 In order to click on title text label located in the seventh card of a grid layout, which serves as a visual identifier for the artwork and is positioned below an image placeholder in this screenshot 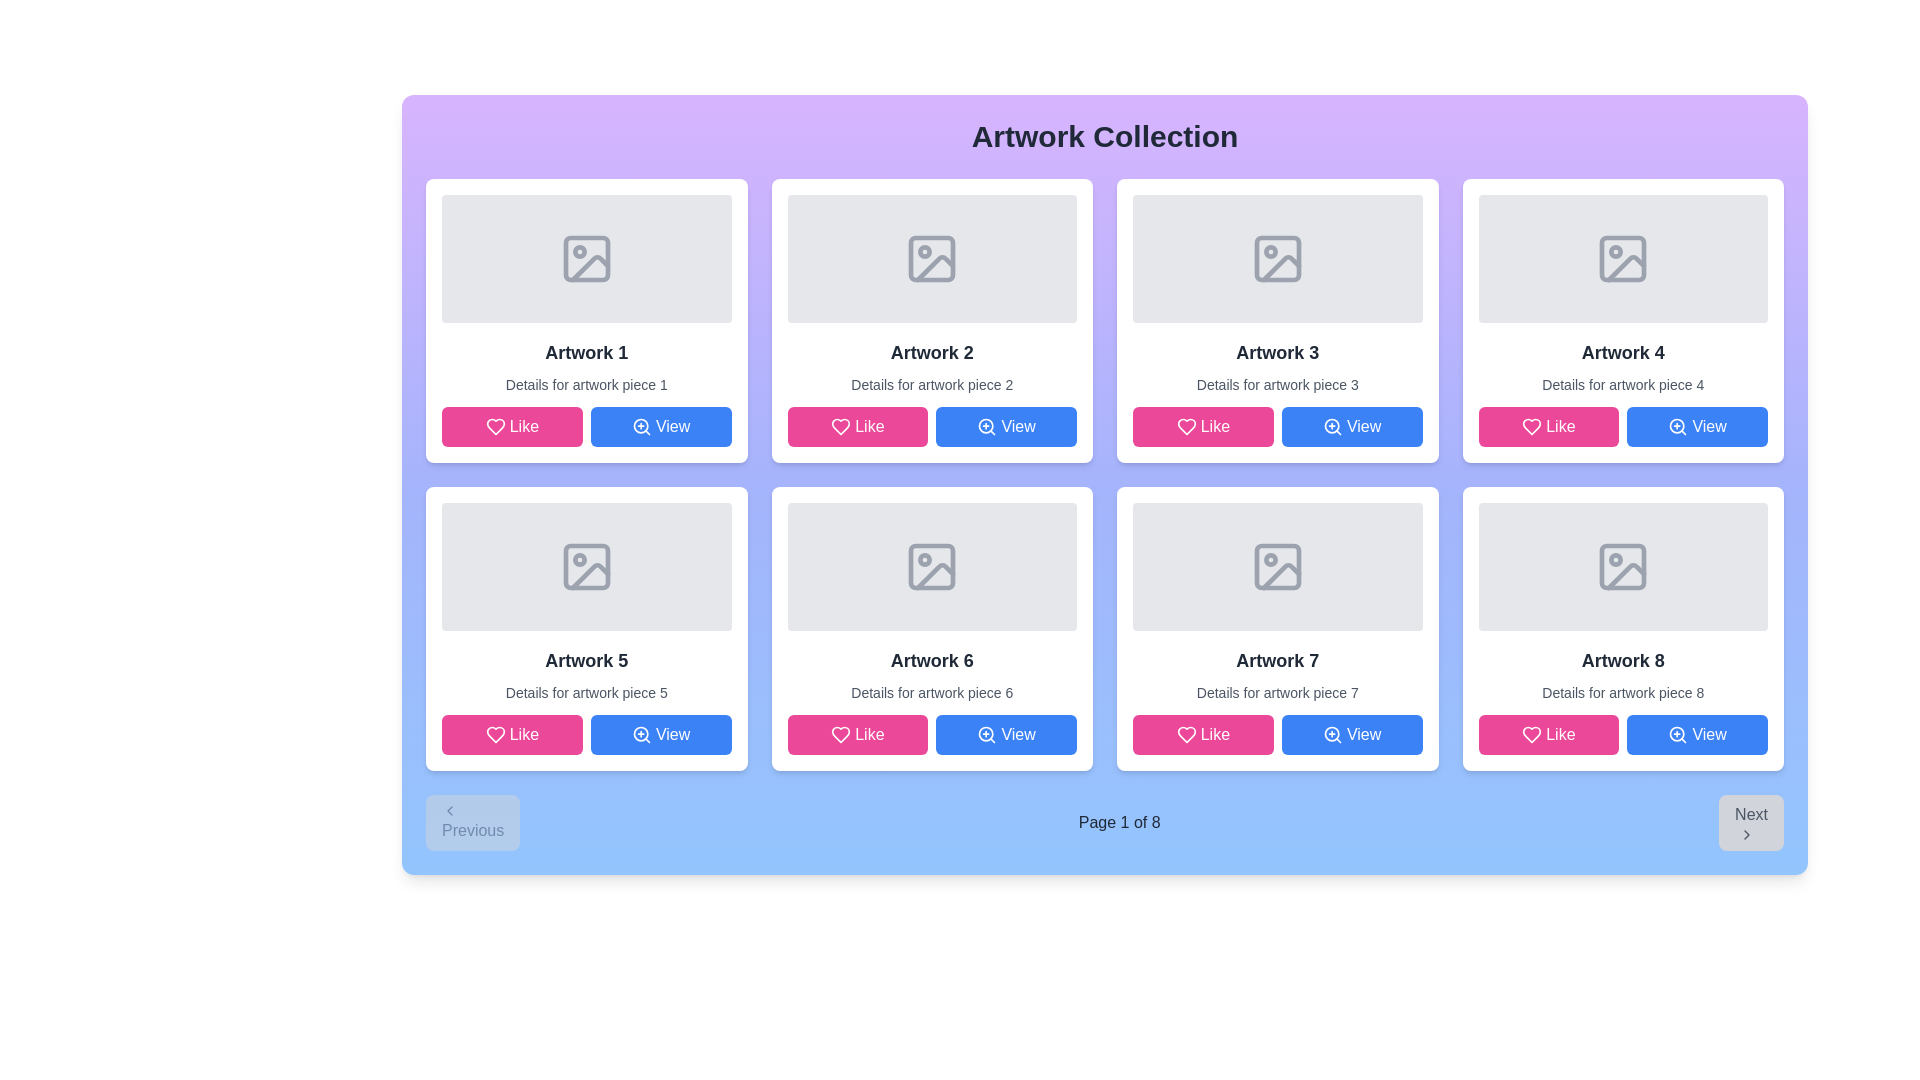, I will do `click(1276, 660)`.